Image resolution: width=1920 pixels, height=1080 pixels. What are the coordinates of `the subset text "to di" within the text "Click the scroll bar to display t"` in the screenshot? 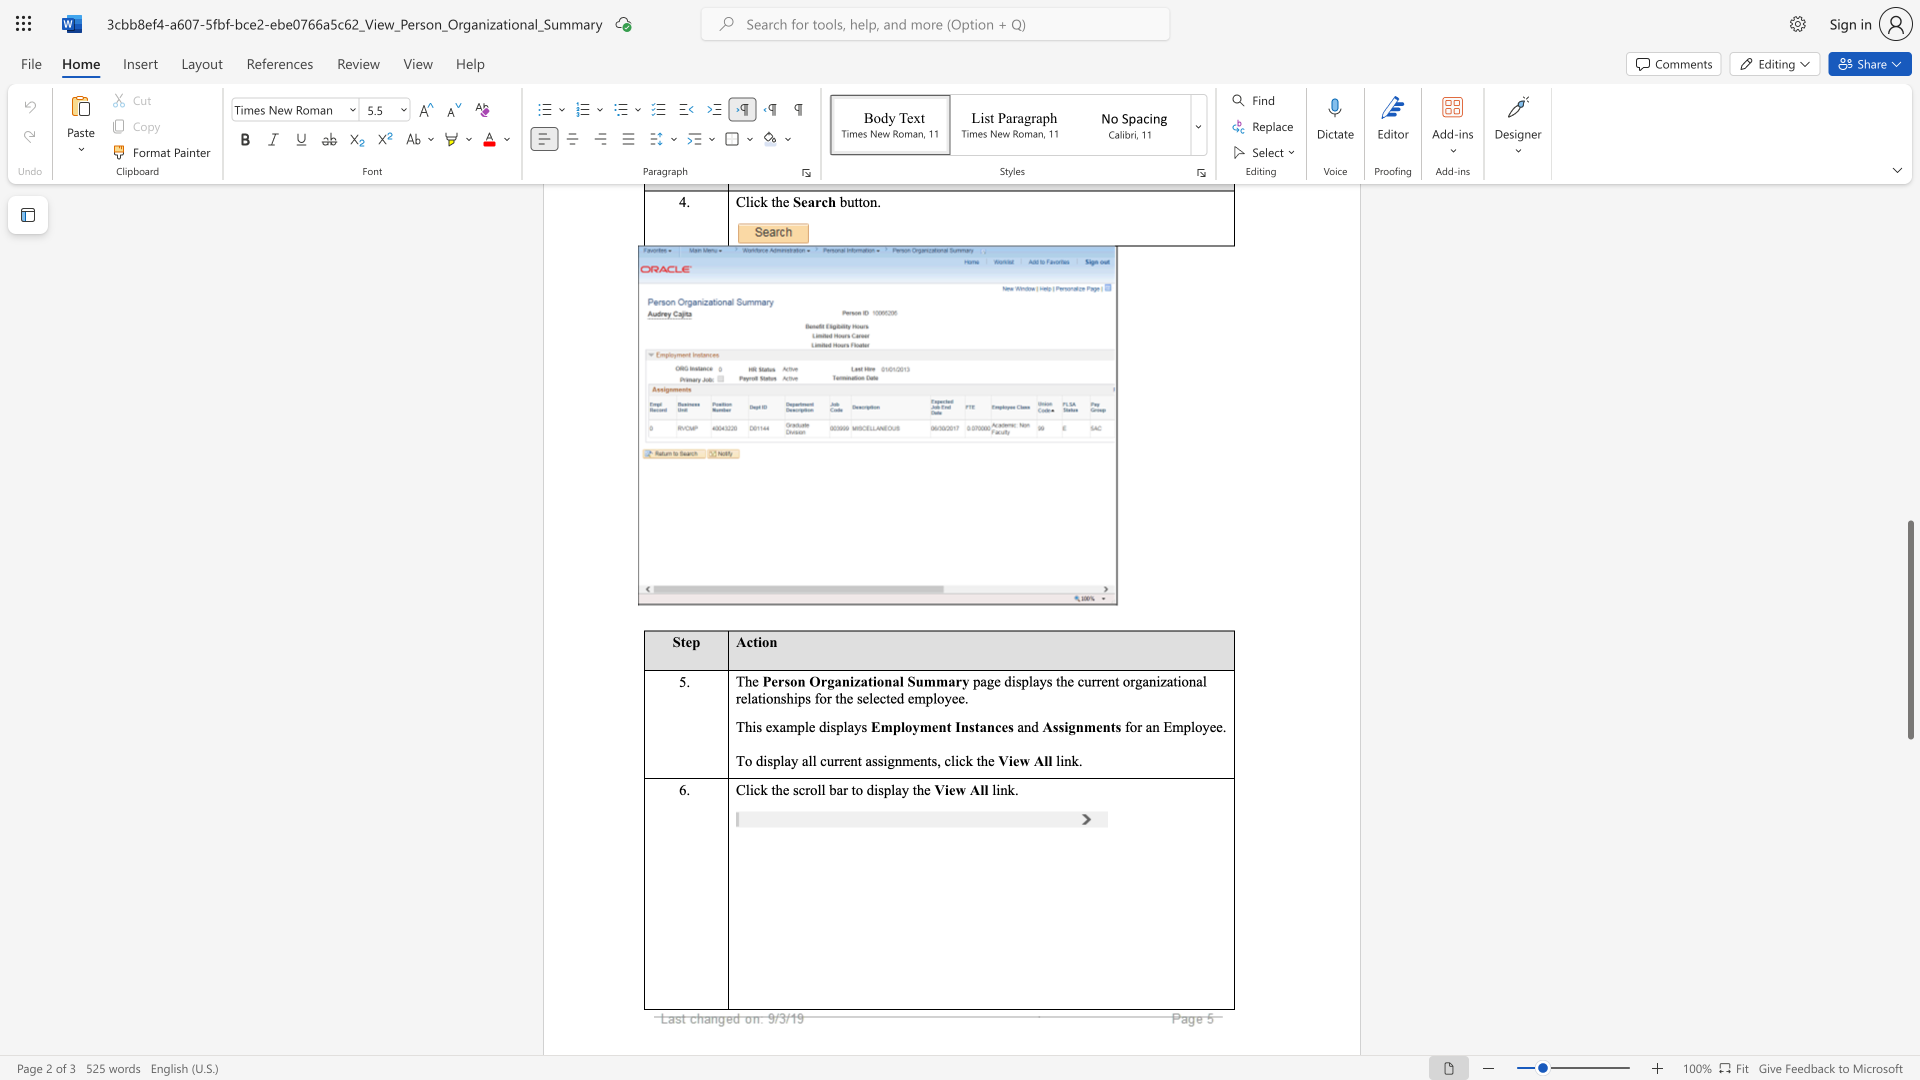 It's located at (851, 788).